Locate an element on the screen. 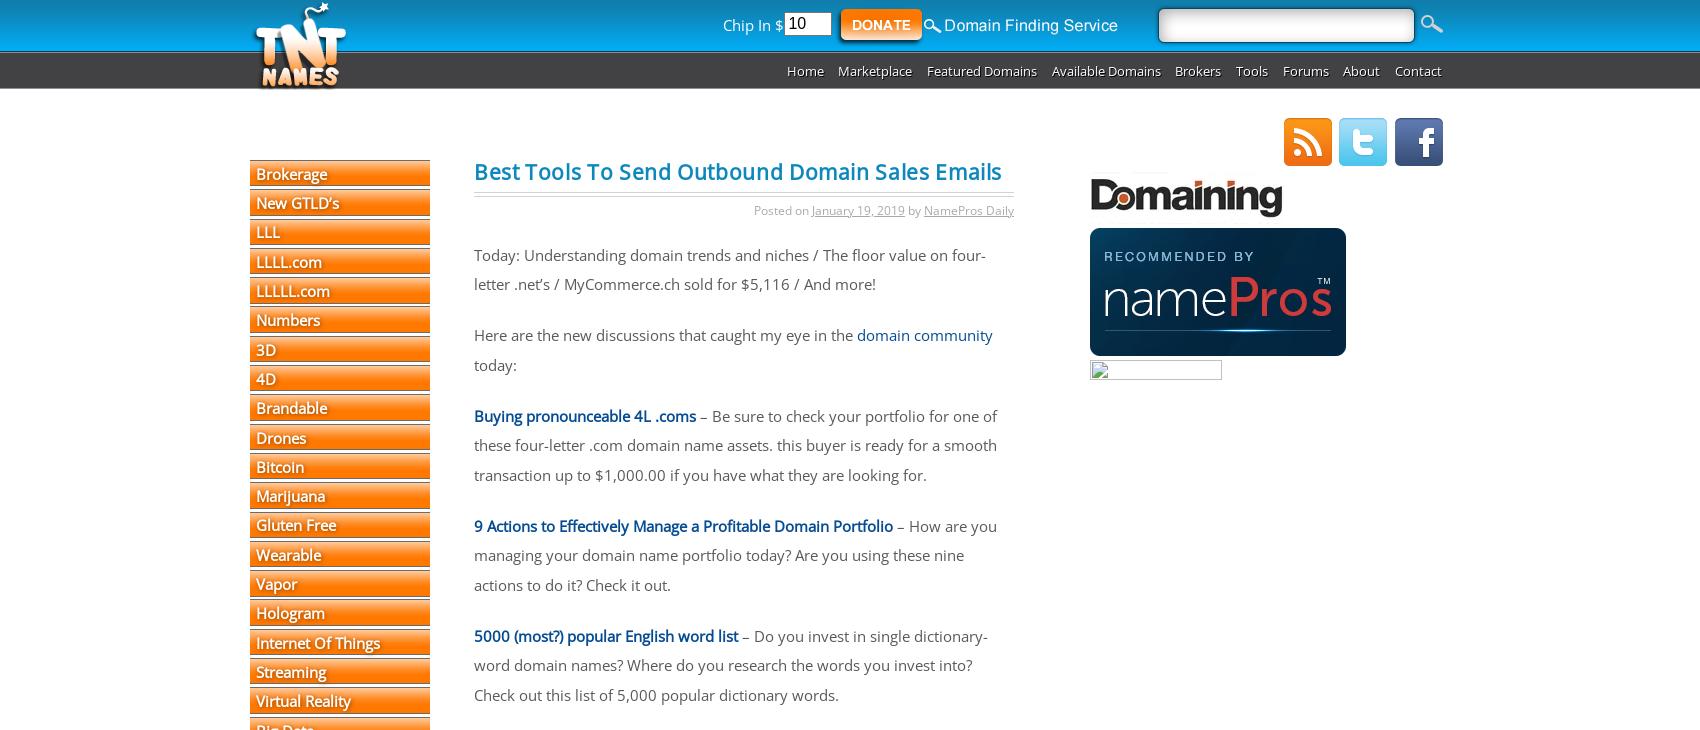 This screenshot has height=730, width=1700. 'Marketplace' is located at coordinates (836, 69).